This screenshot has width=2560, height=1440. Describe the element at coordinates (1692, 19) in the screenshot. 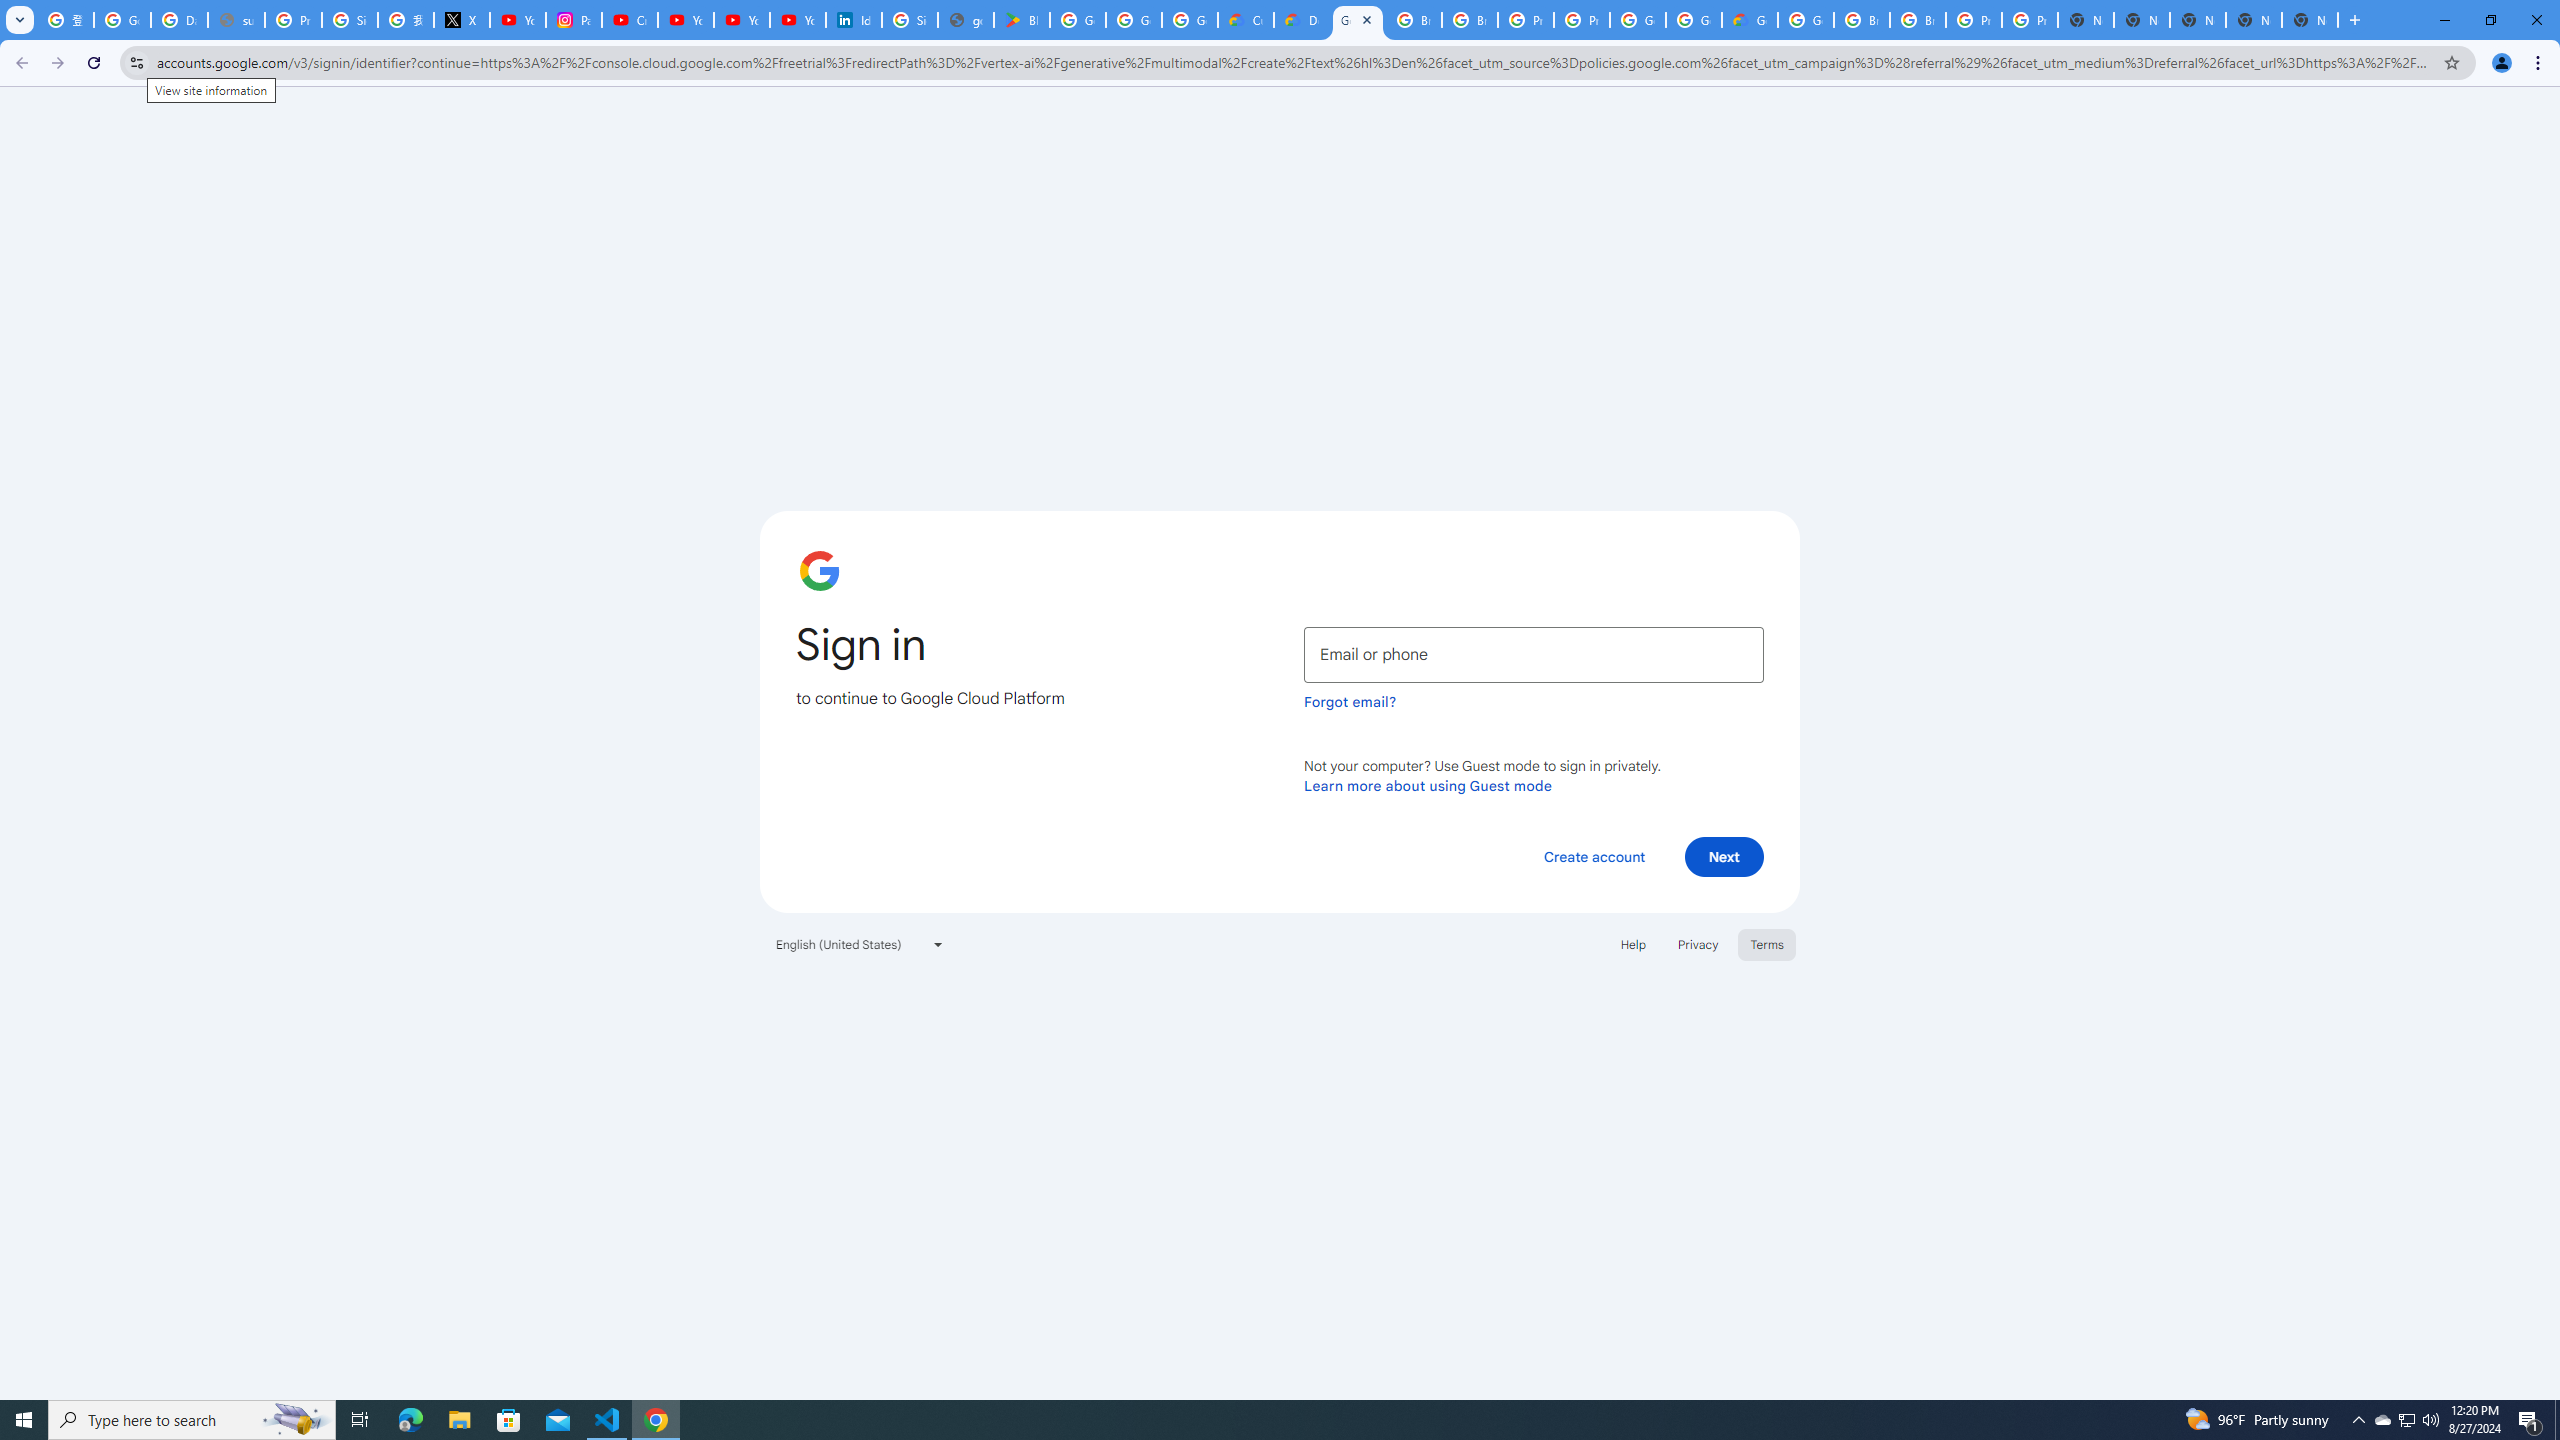

I see `'Google Cloud Platform'` at that location.